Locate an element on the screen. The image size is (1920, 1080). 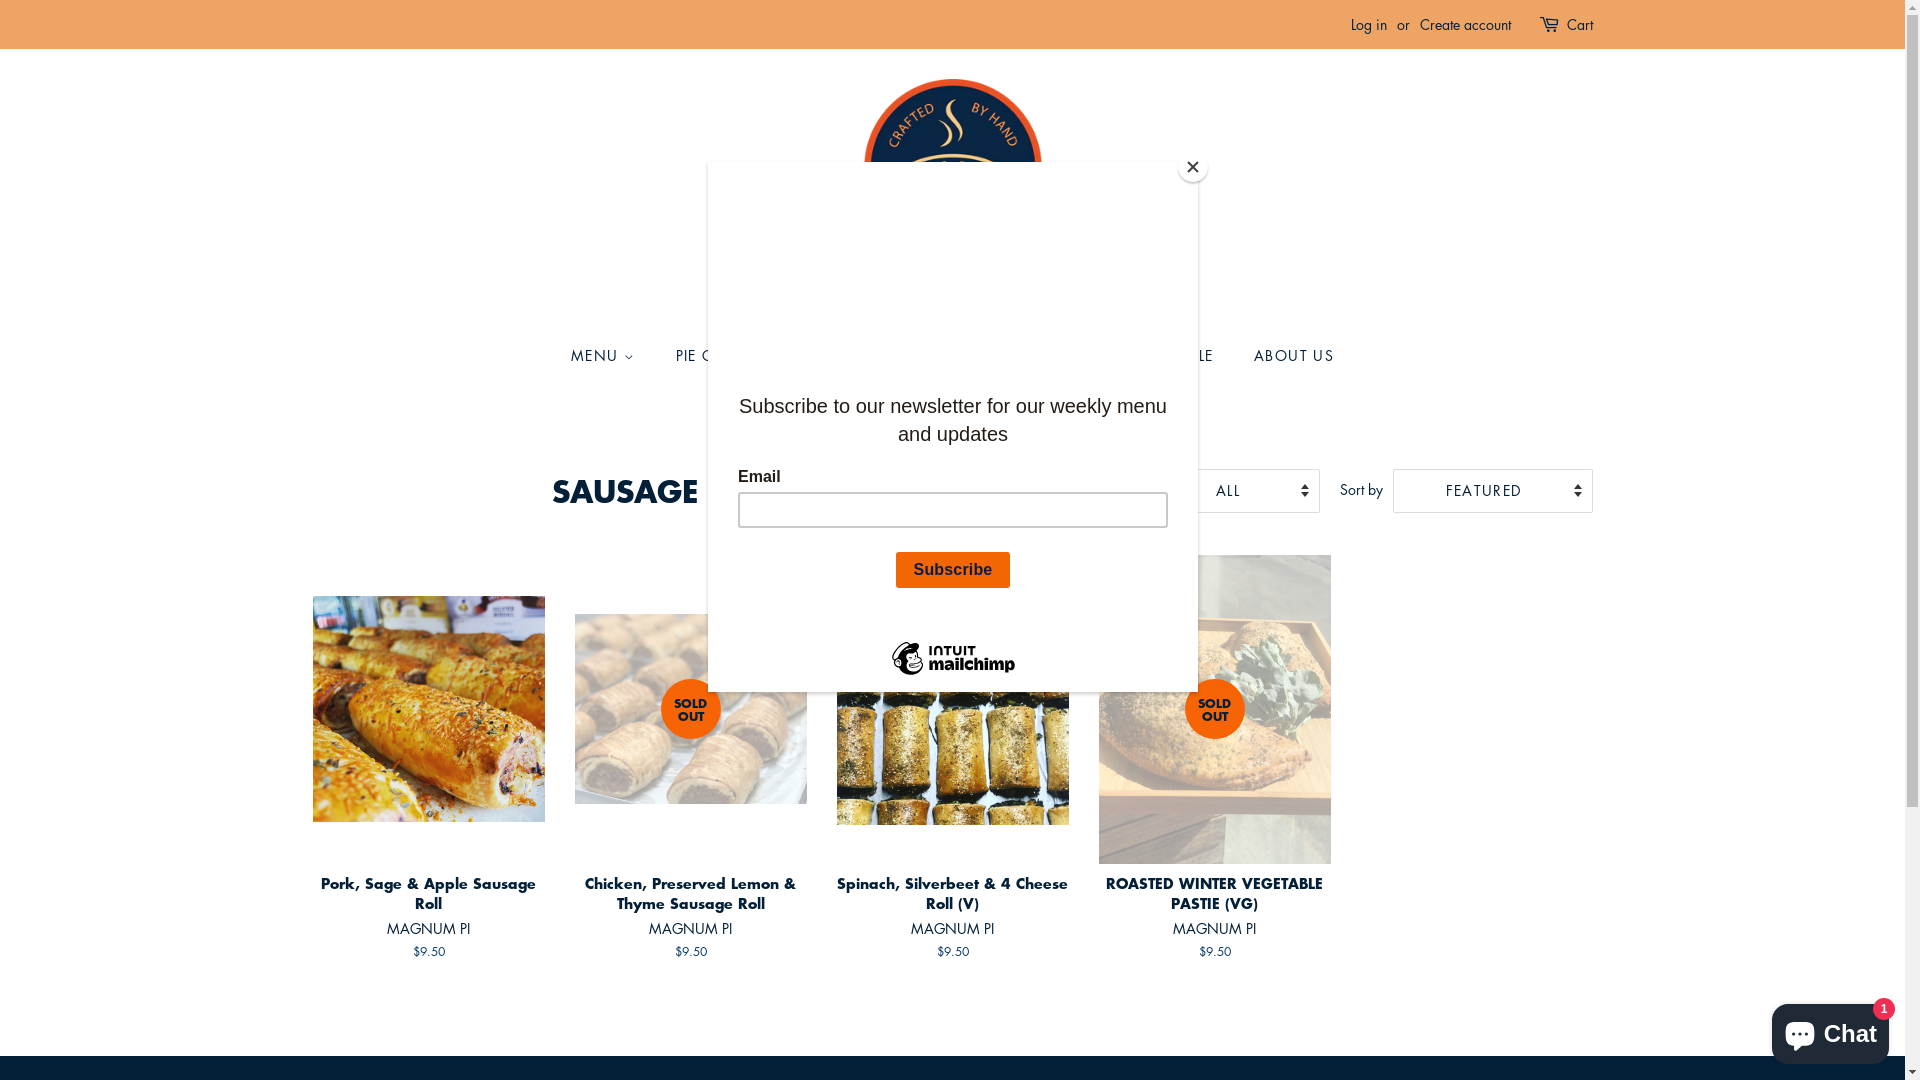
'Create account' is located at coordinates (1419, 23).